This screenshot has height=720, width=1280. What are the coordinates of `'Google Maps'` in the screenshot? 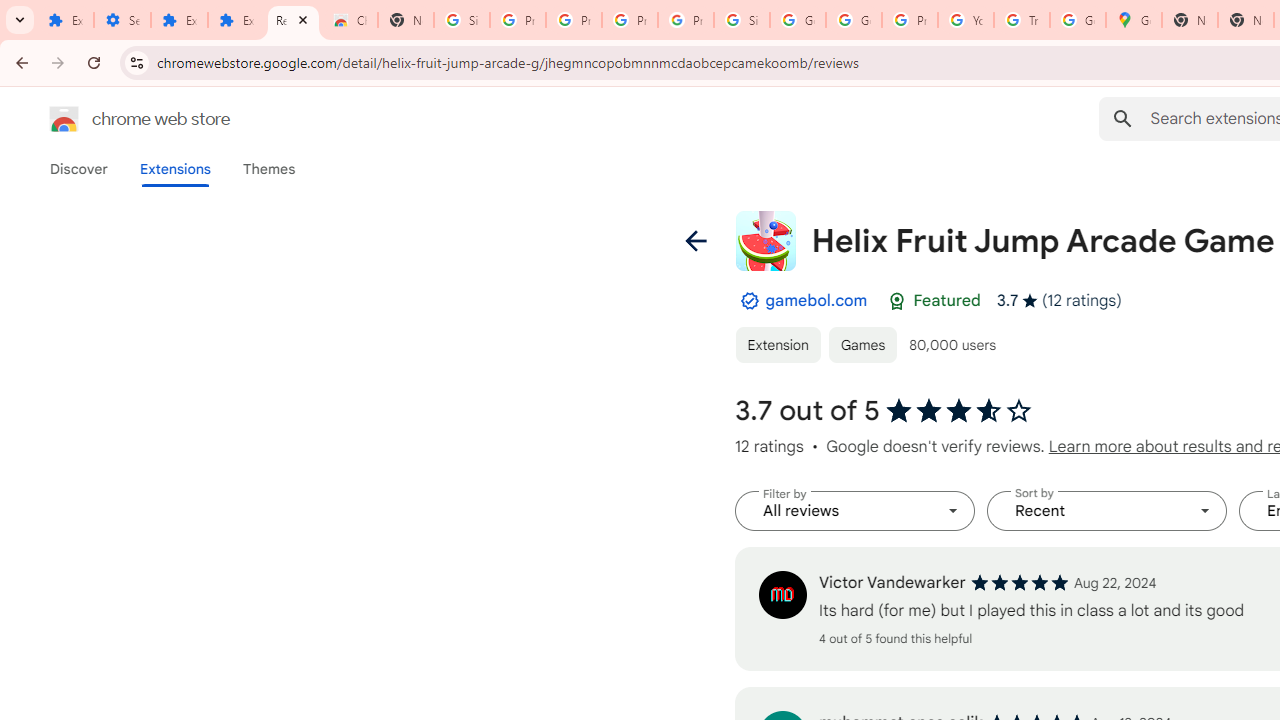 It's located at (1134, 20).